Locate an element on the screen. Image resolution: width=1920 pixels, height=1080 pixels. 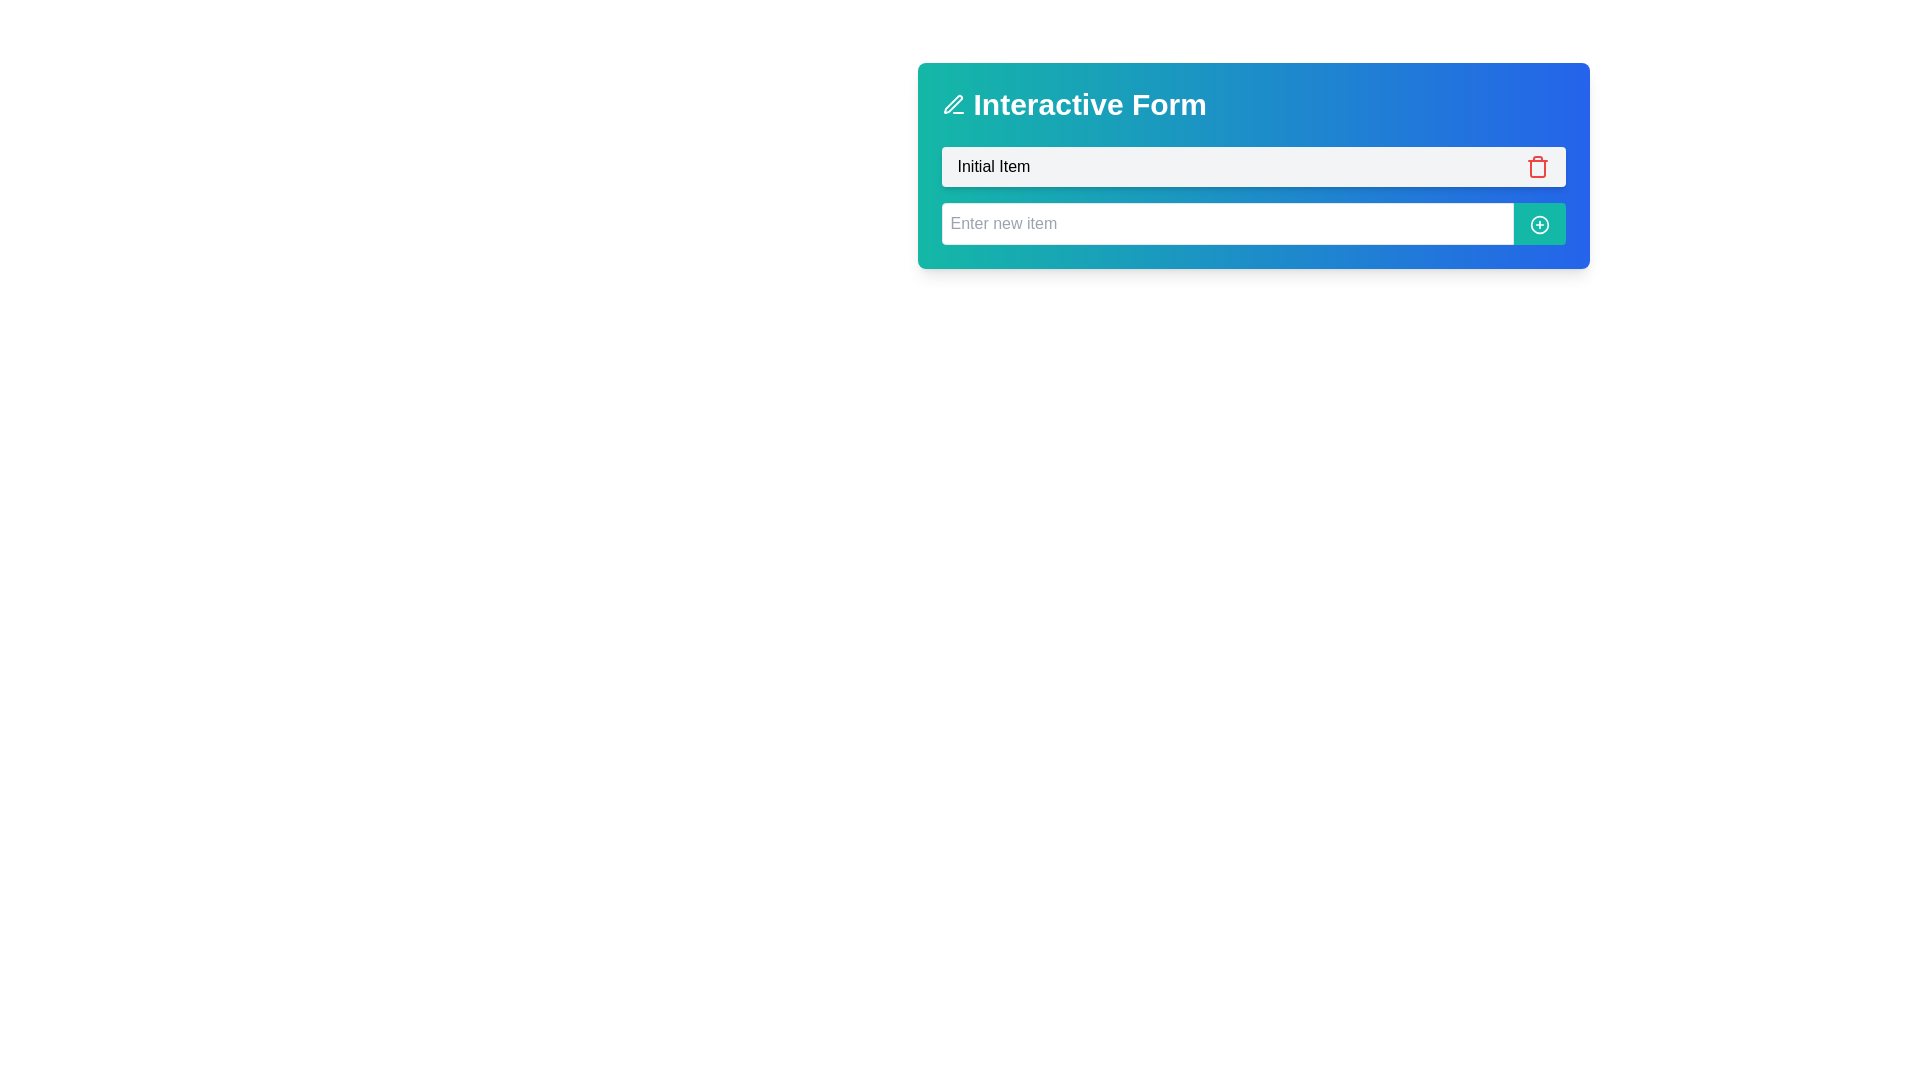
the delete icon button located on the far right of the 'Initial Item' label is located at coordinates (1536, 165).